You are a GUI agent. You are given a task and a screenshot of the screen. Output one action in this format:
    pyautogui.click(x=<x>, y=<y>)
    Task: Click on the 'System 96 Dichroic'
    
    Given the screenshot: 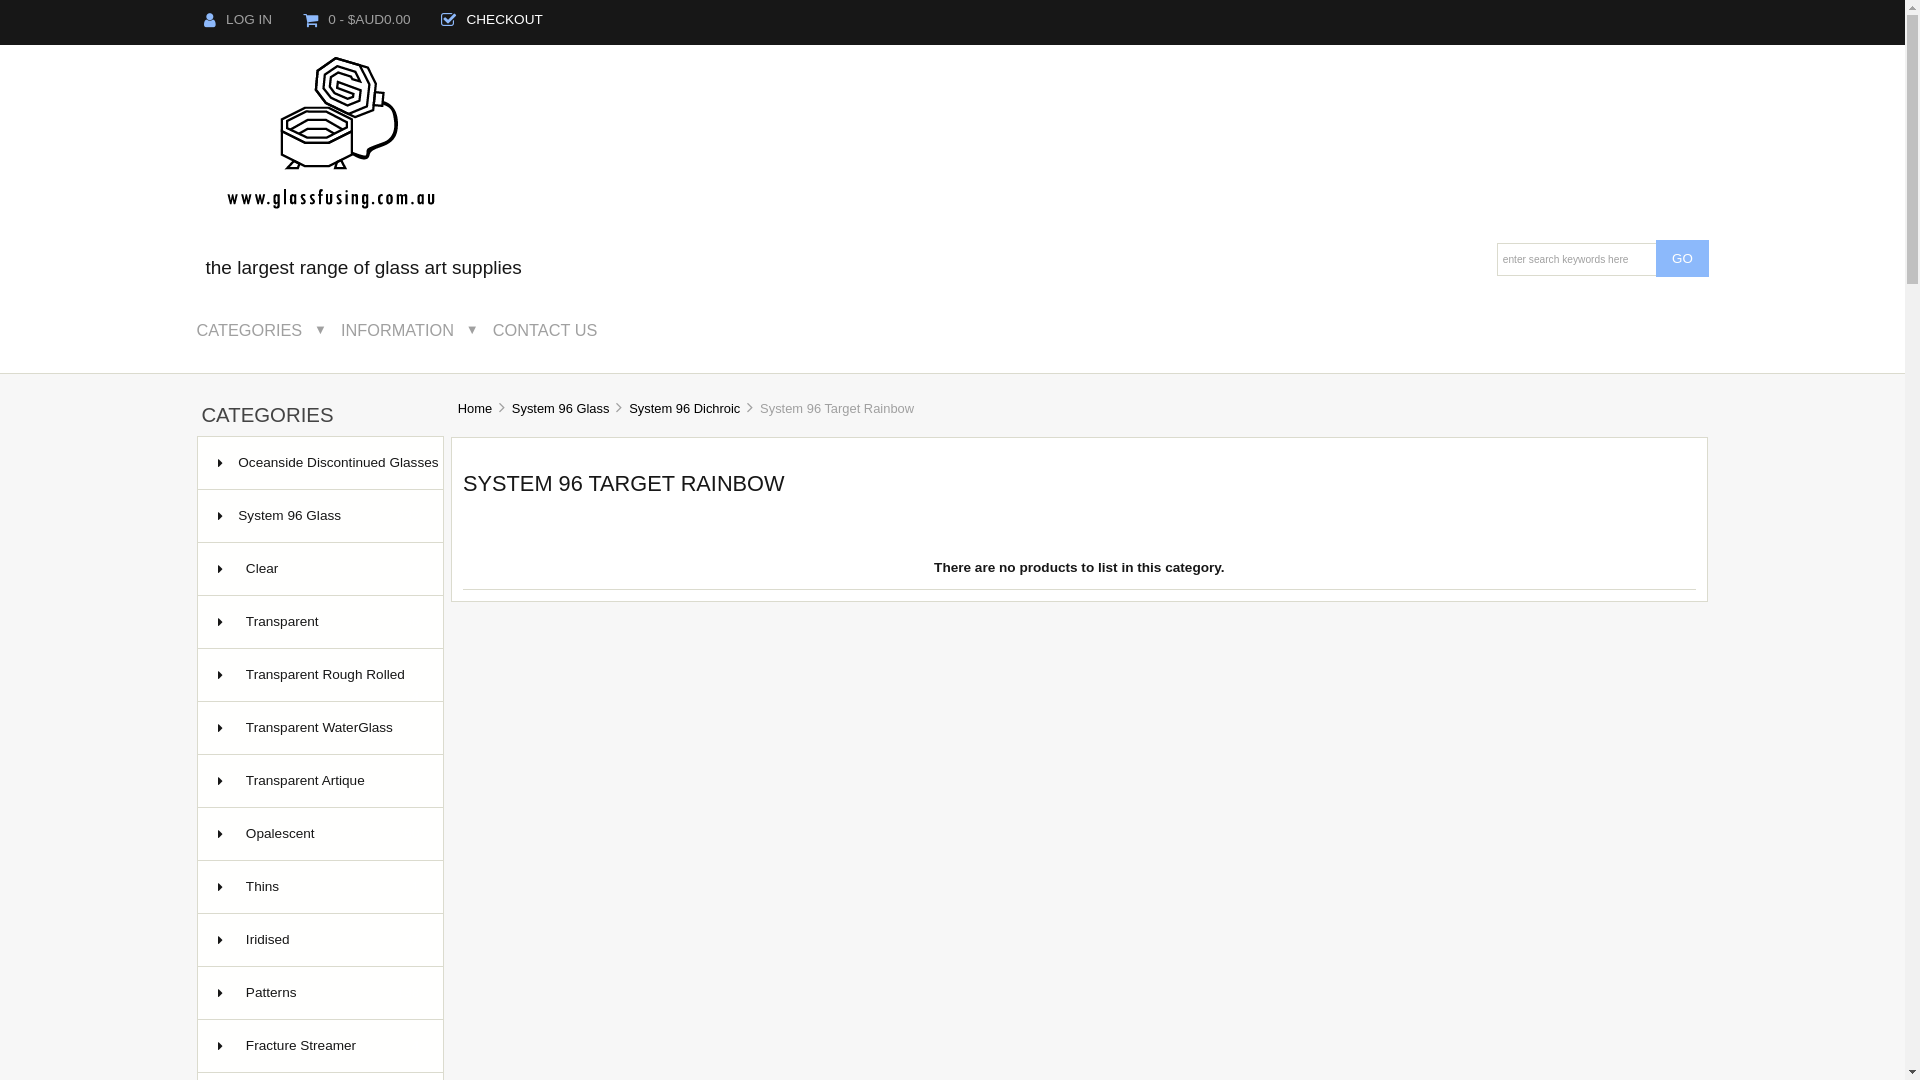 What is the action you would take?
    pyautogui.click(x=684, y=407)
    